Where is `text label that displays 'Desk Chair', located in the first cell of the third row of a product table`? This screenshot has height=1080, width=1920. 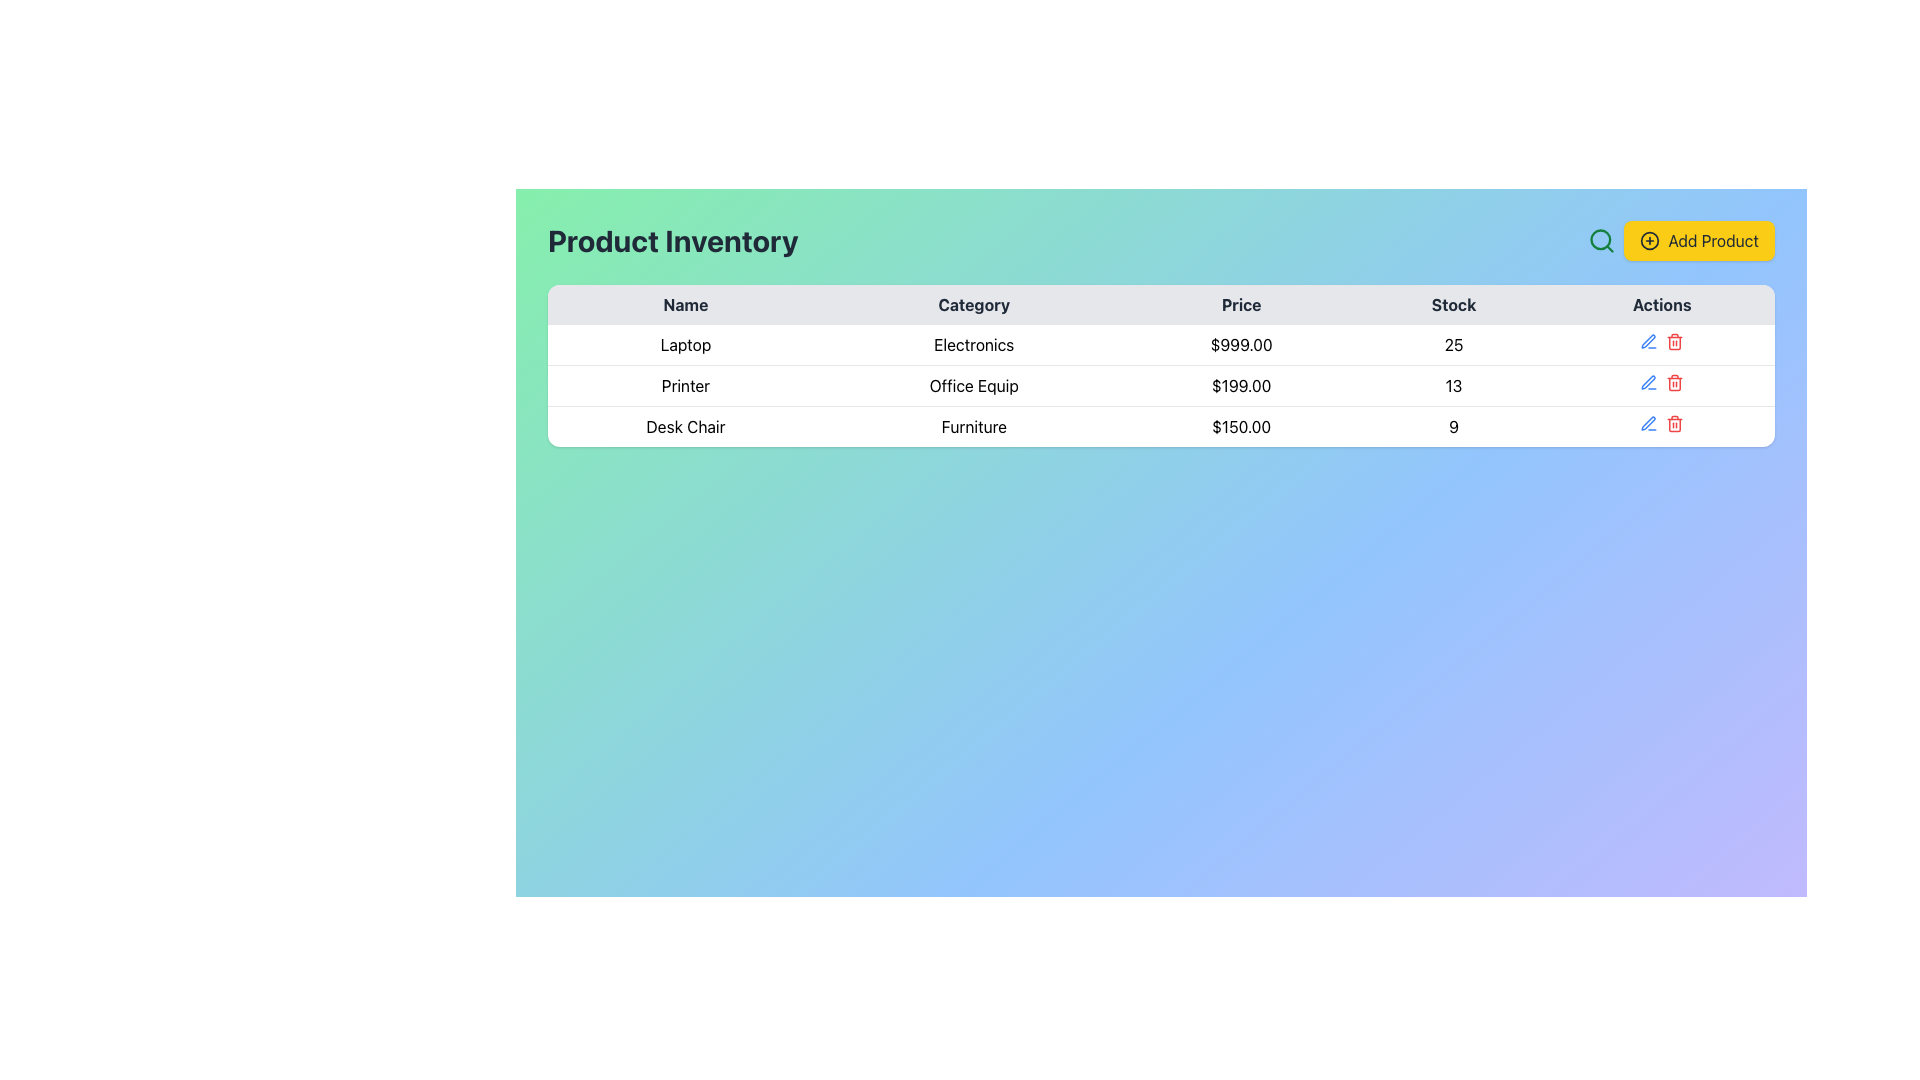 text label that displays 'Desk Chair', located in the first cell of the third row of a product table is located at coordinates (685, 425).